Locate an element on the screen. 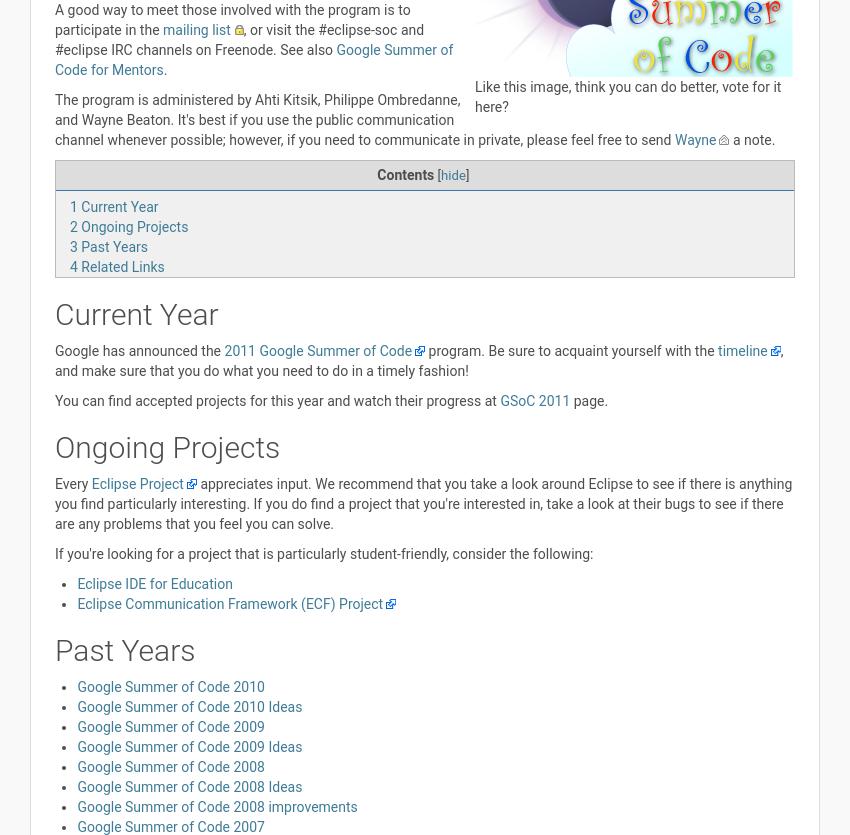 Image resolution: width=850 pixels, height=835 pixels. '[' is located at coordinates (436, 174).